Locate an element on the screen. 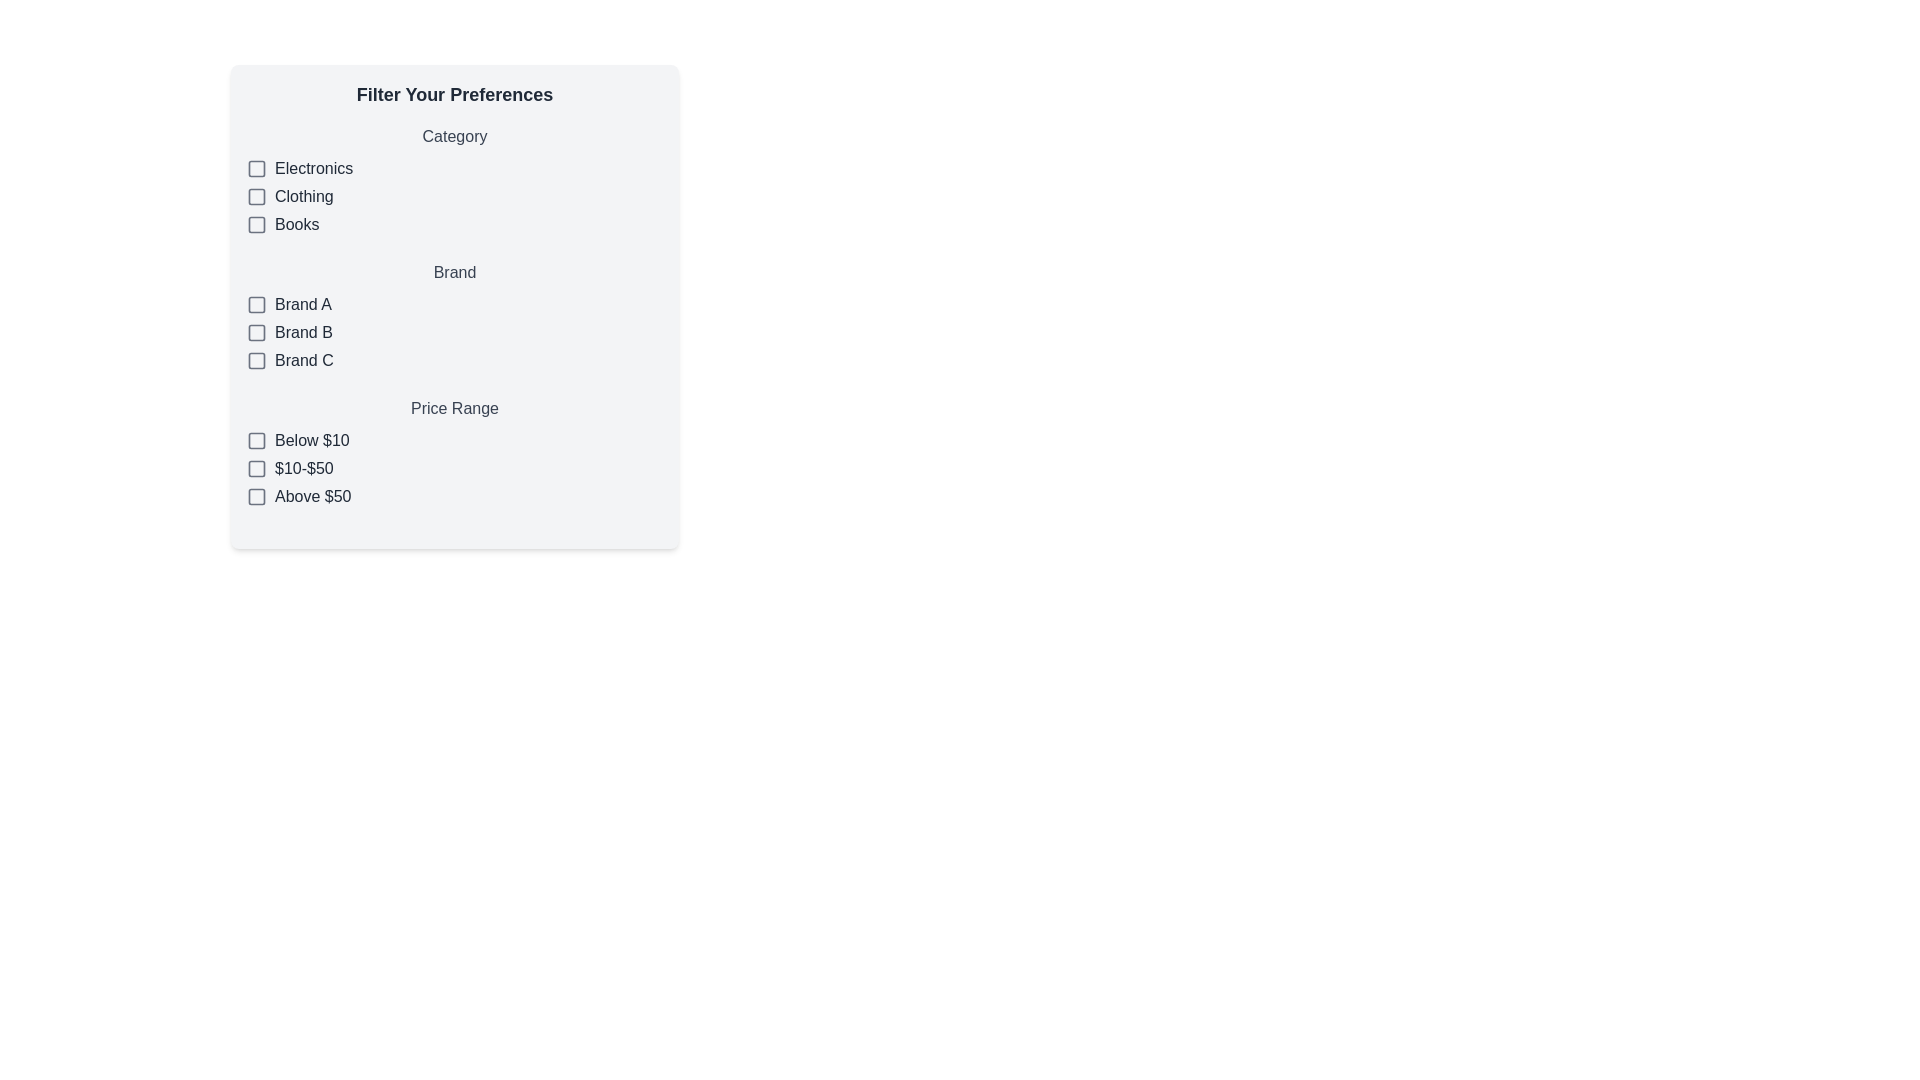 This screenshot has width=1920, height=1080. the third checkbox labeled 'Brand C' in the vertical list of brand selection options is located at coordinates (256, 361).